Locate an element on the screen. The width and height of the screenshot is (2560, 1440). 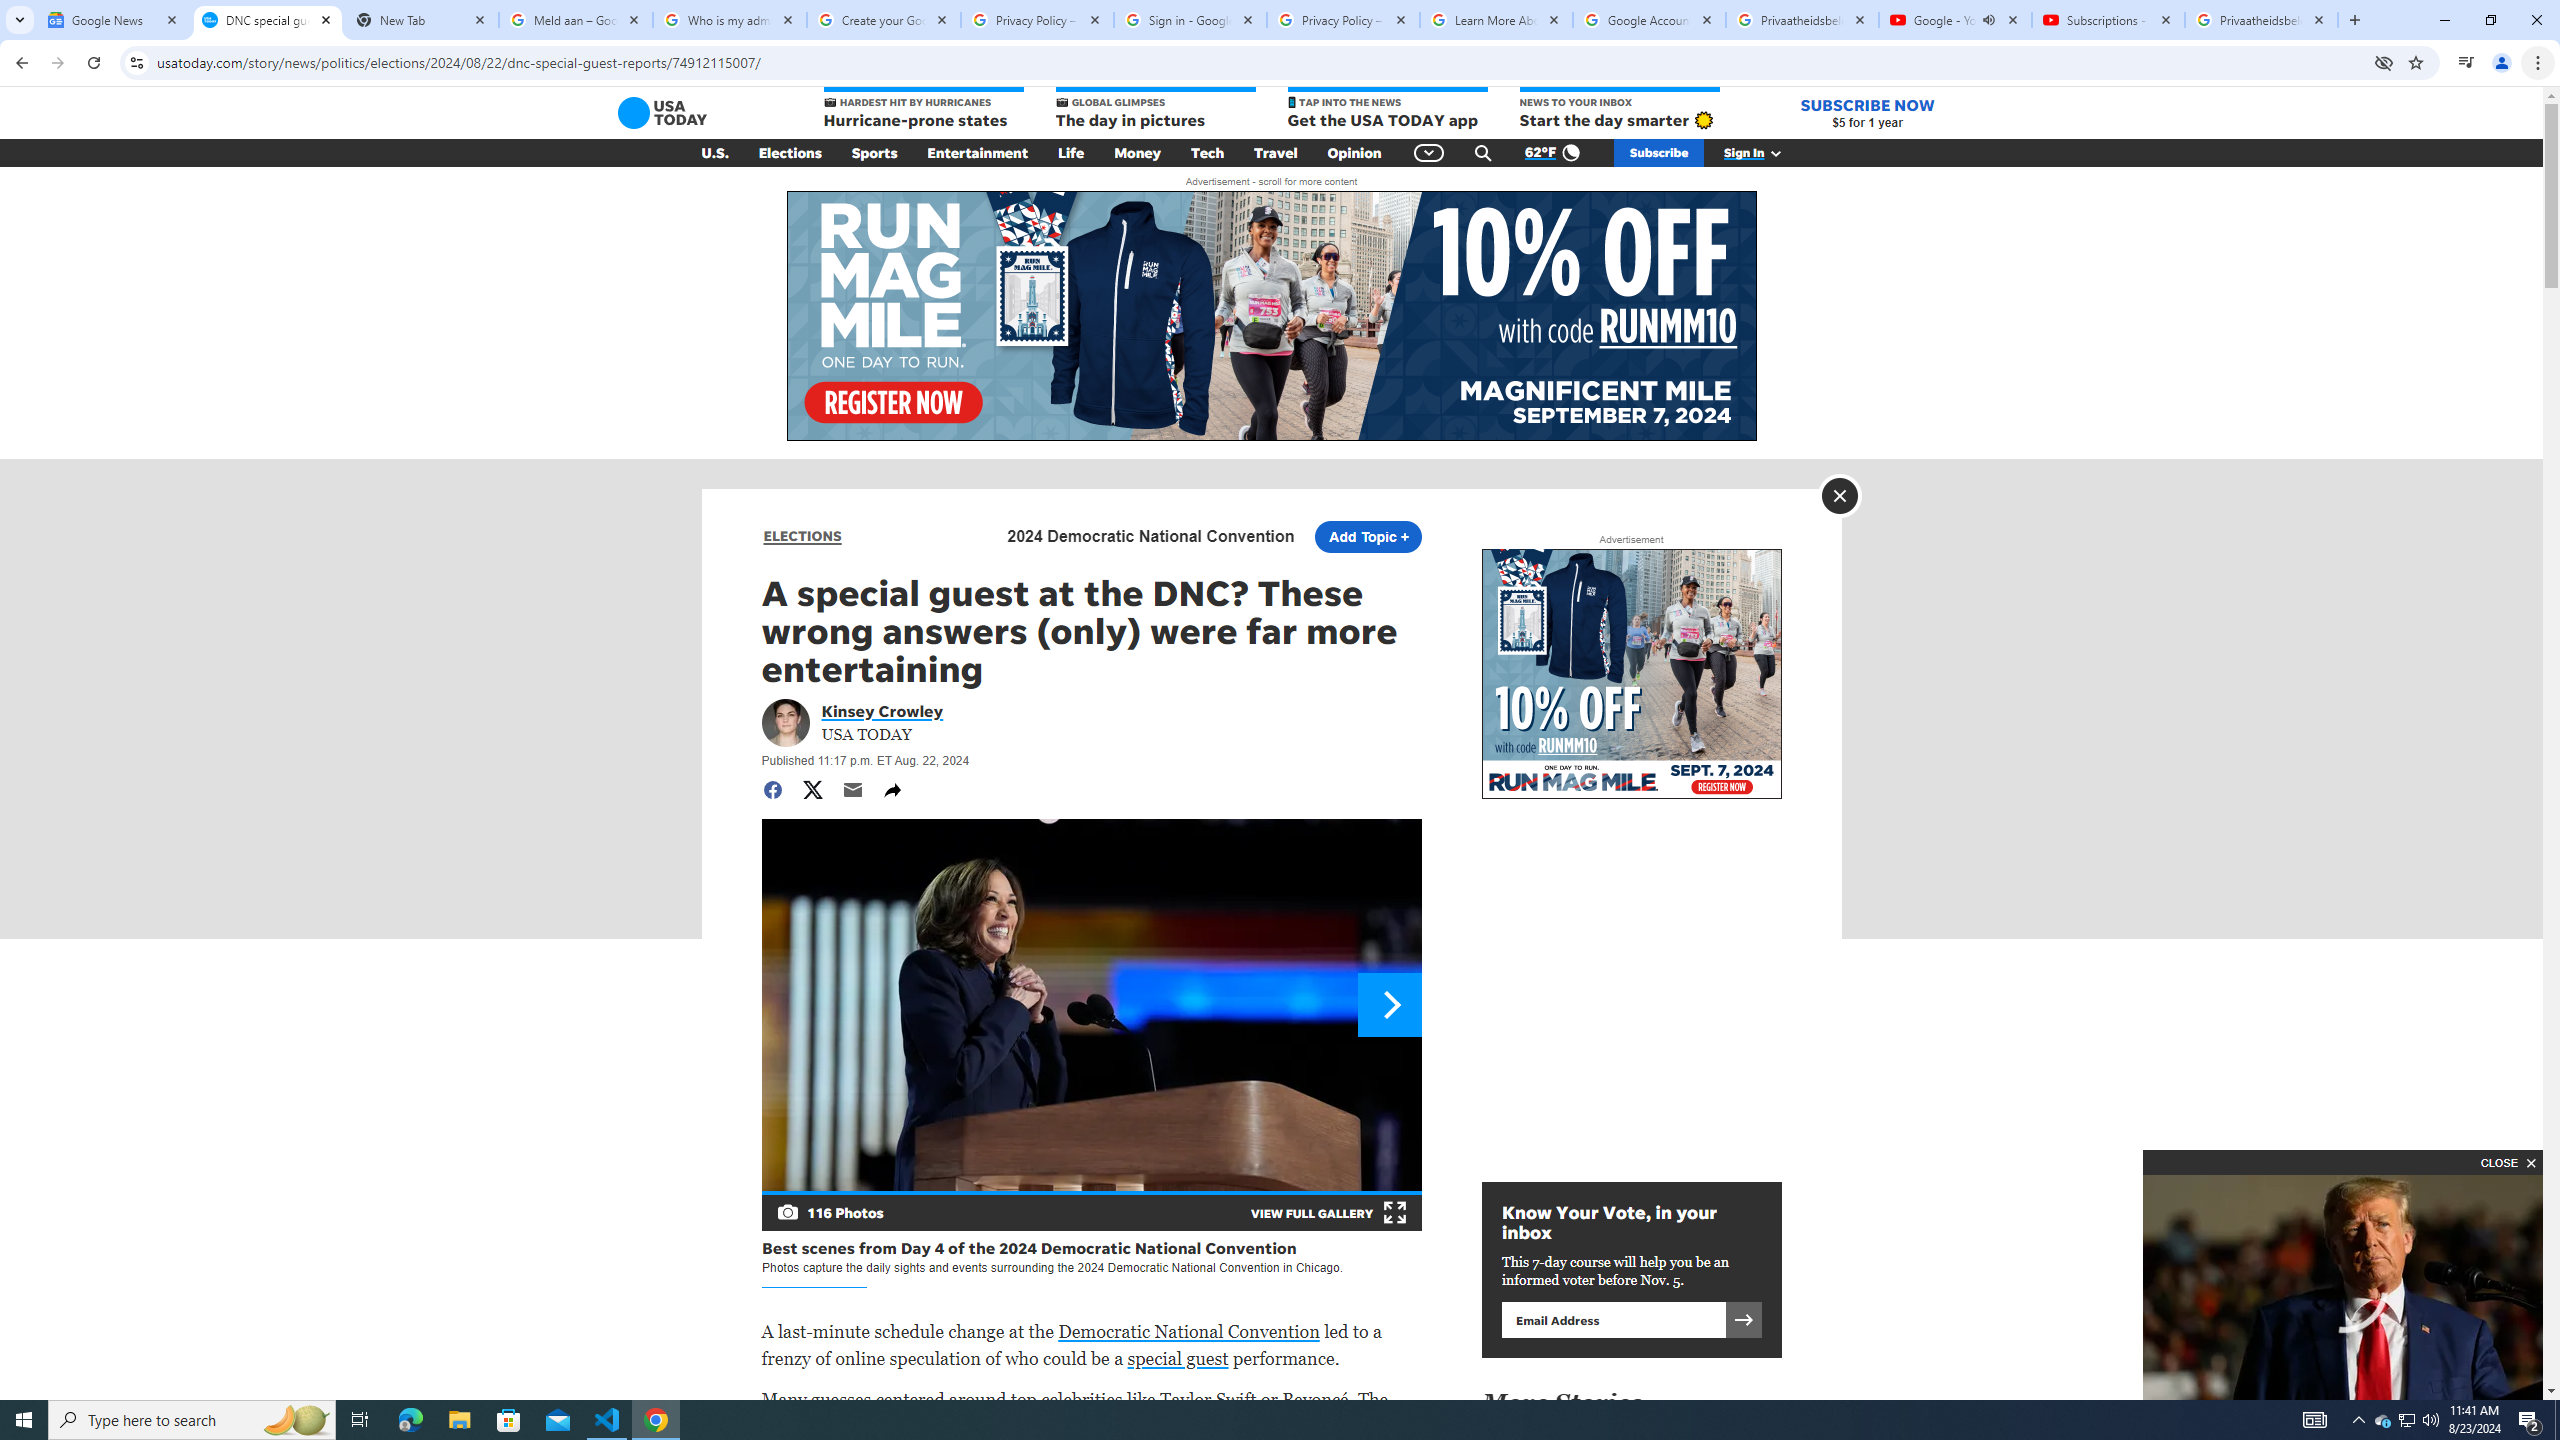
'Opinion' is located at coordinates (1353, 153).